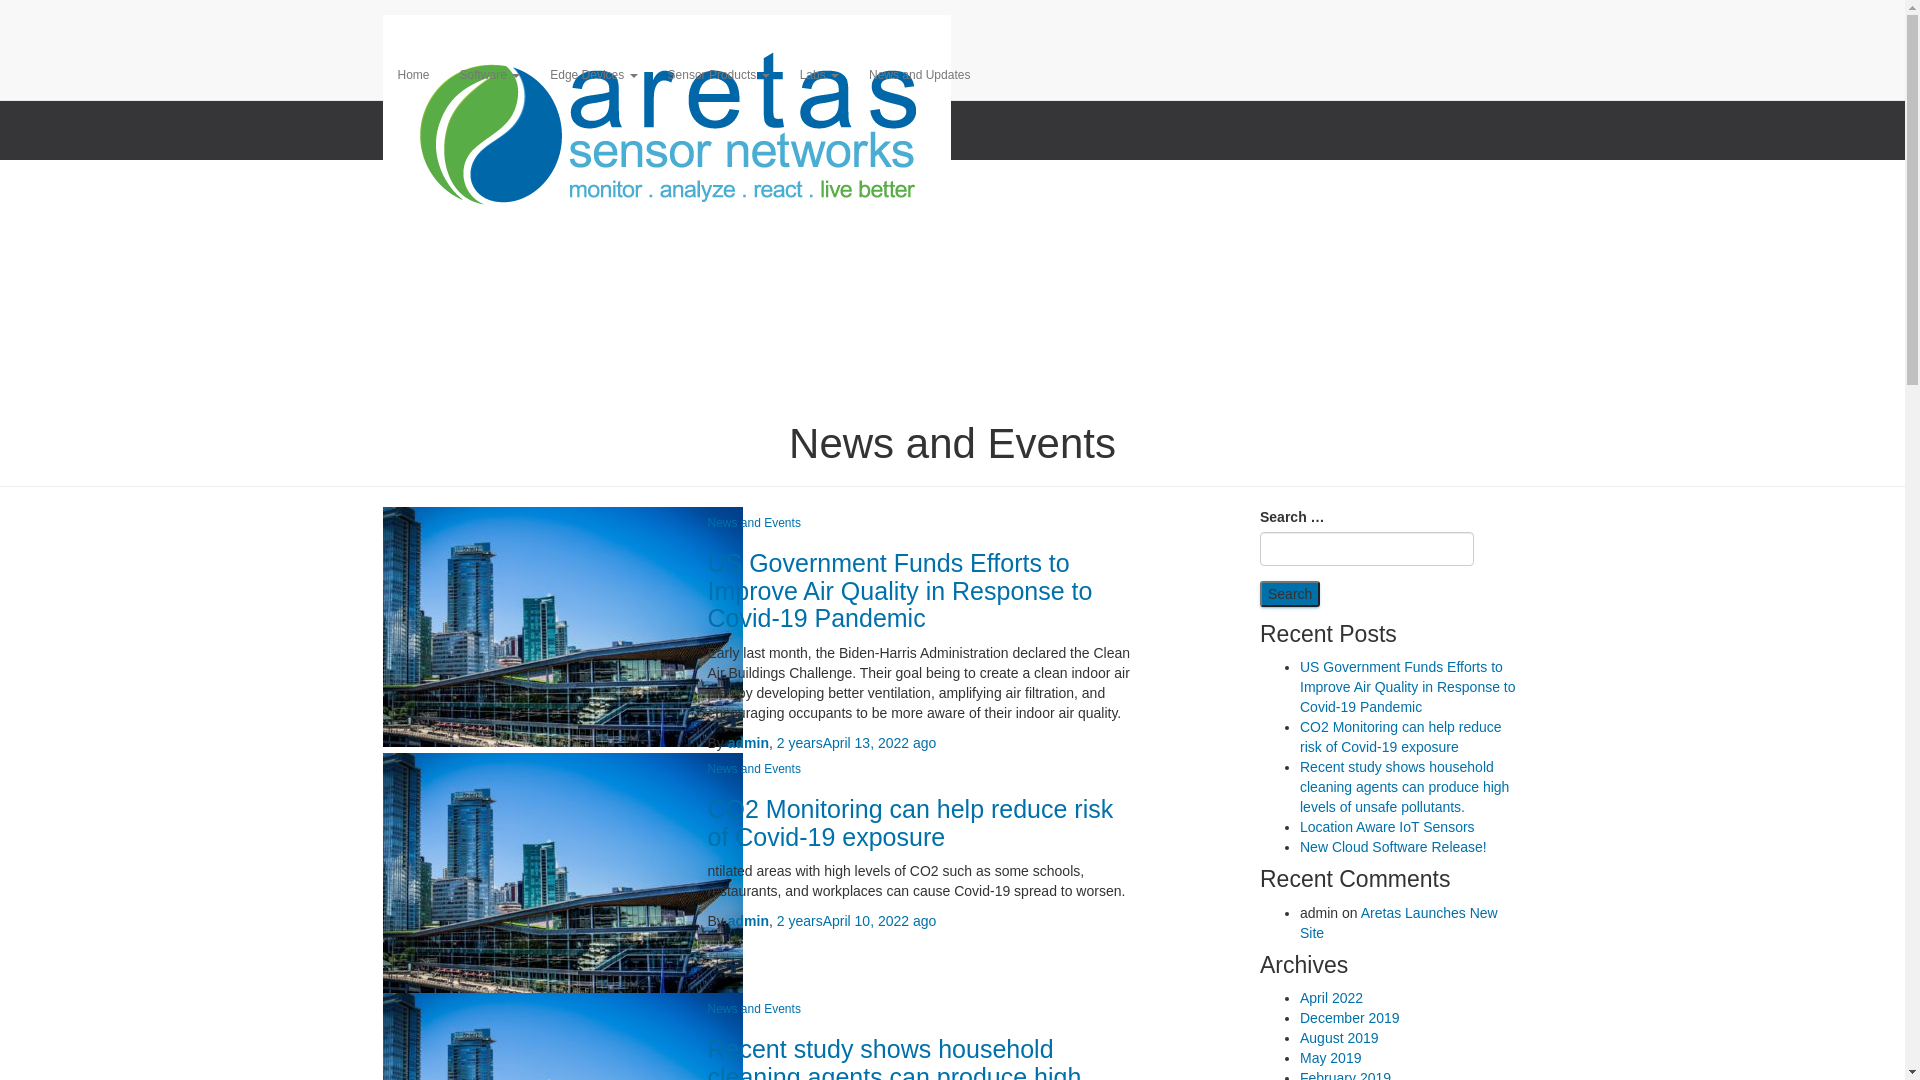 This screenshot has width=1920, height=1080. What do you see at coordinates (592, 73) in the screenshot?
I see `'Edge Devices'` at bounding box center [592, 73].